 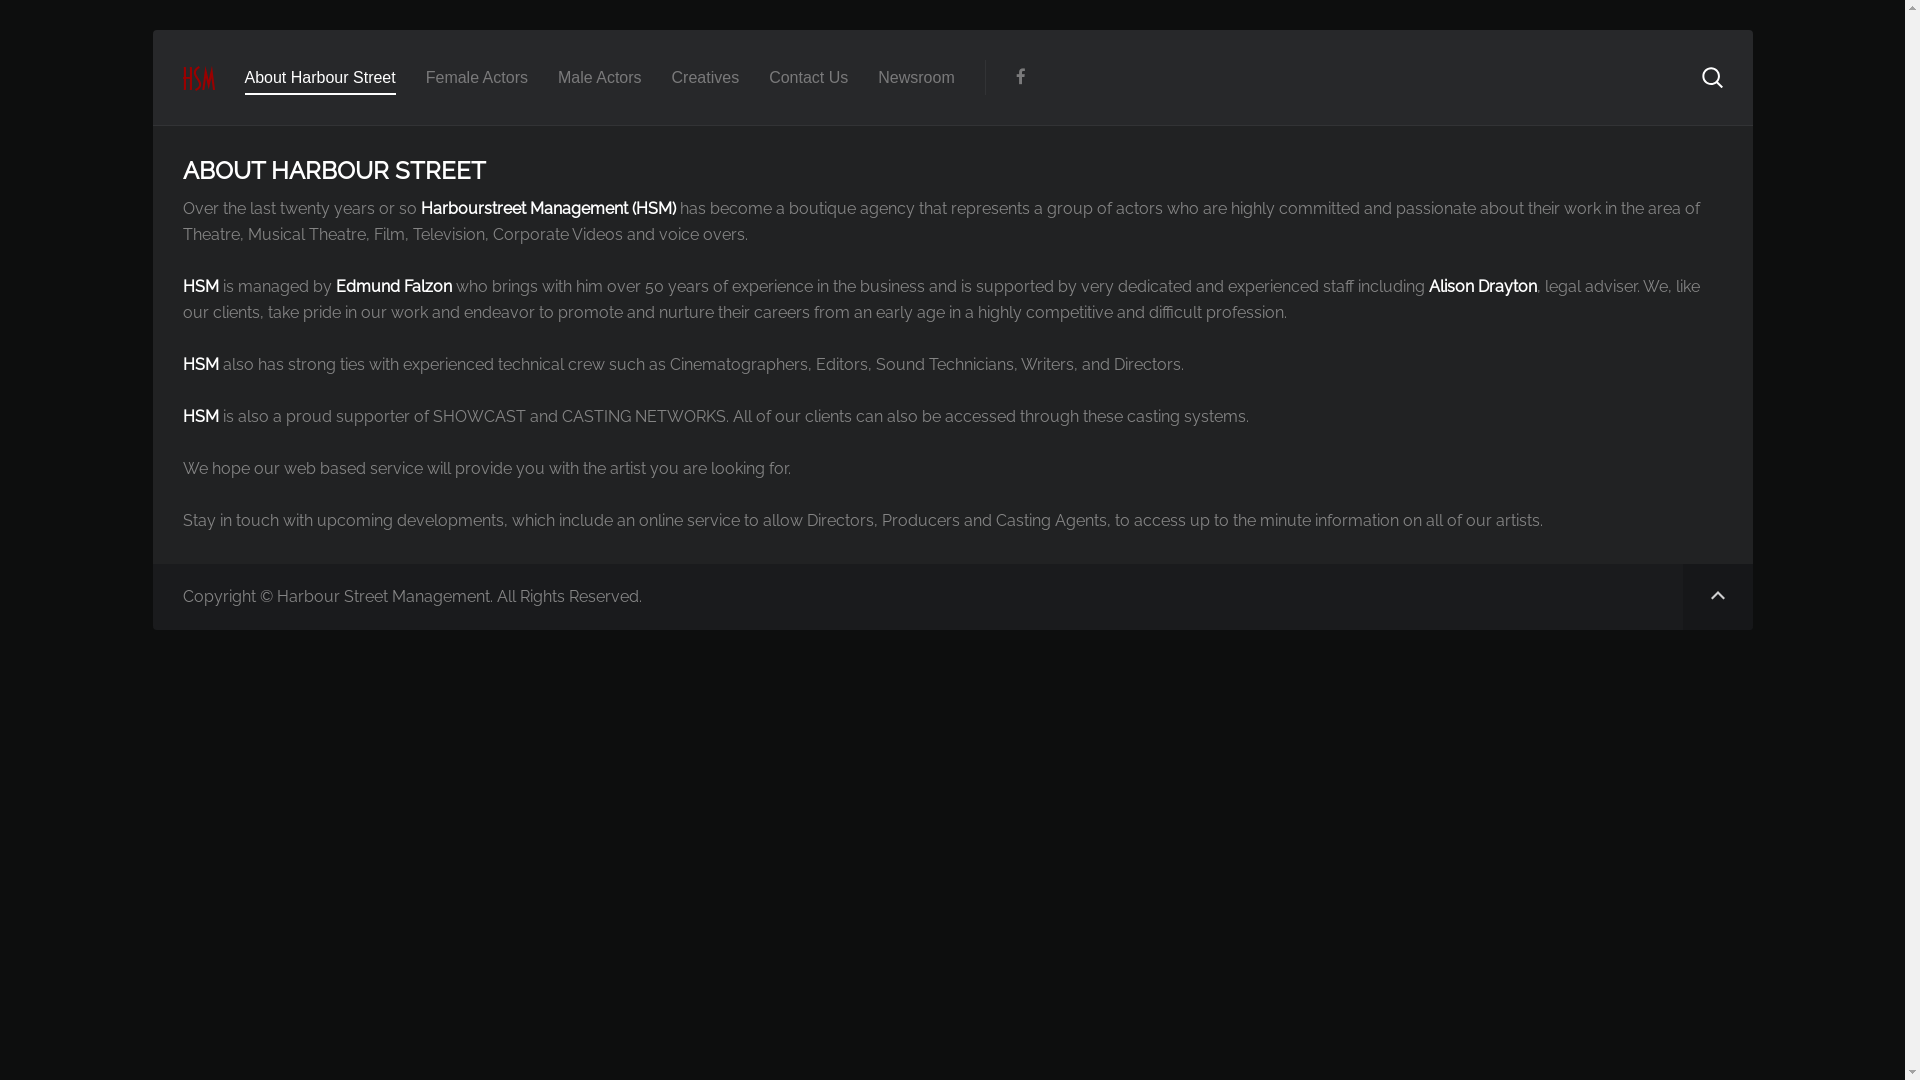 I want to click on 'Contact Us', so click(x=808, y=76).